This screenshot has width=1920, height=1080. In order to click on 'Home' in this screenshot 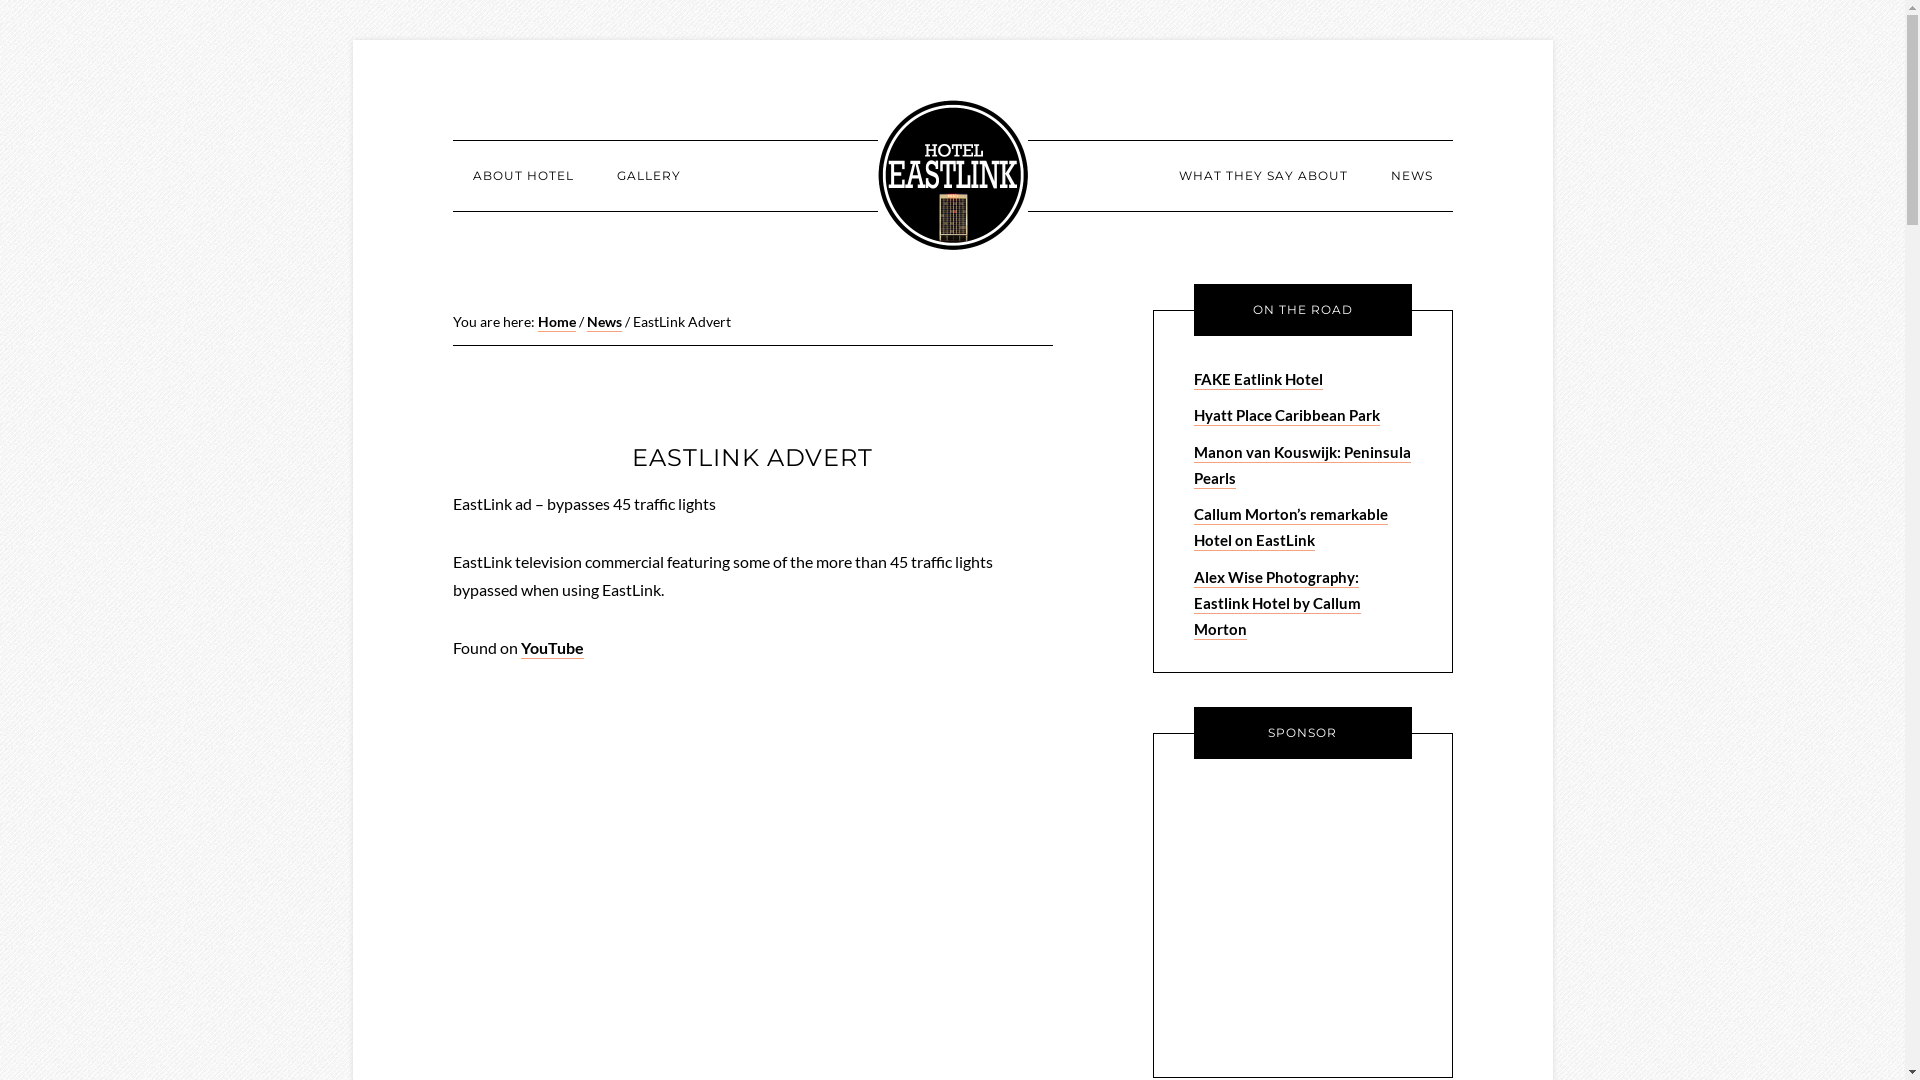, I will do `click(556, 321)`.